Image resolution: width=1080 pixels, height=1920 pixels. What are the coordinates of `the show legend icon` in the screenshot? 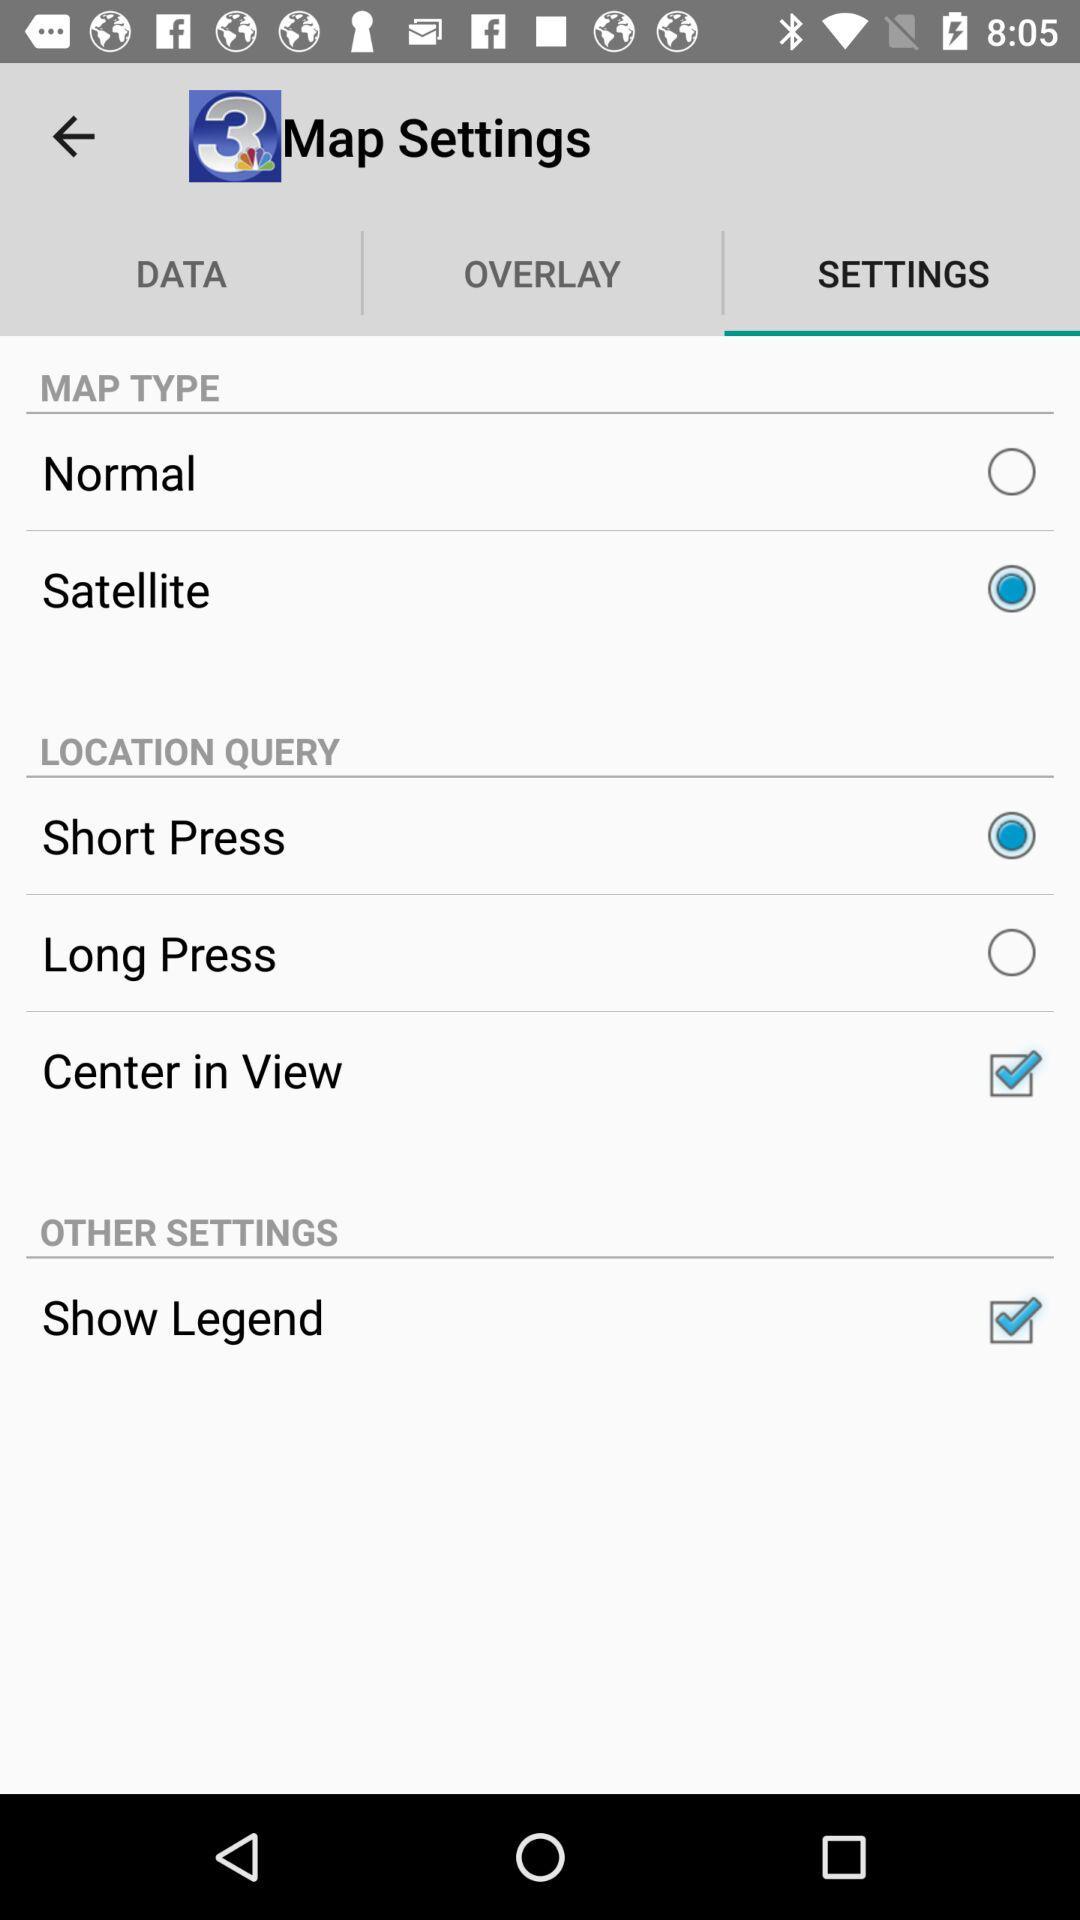 It's located at (540, 1316).